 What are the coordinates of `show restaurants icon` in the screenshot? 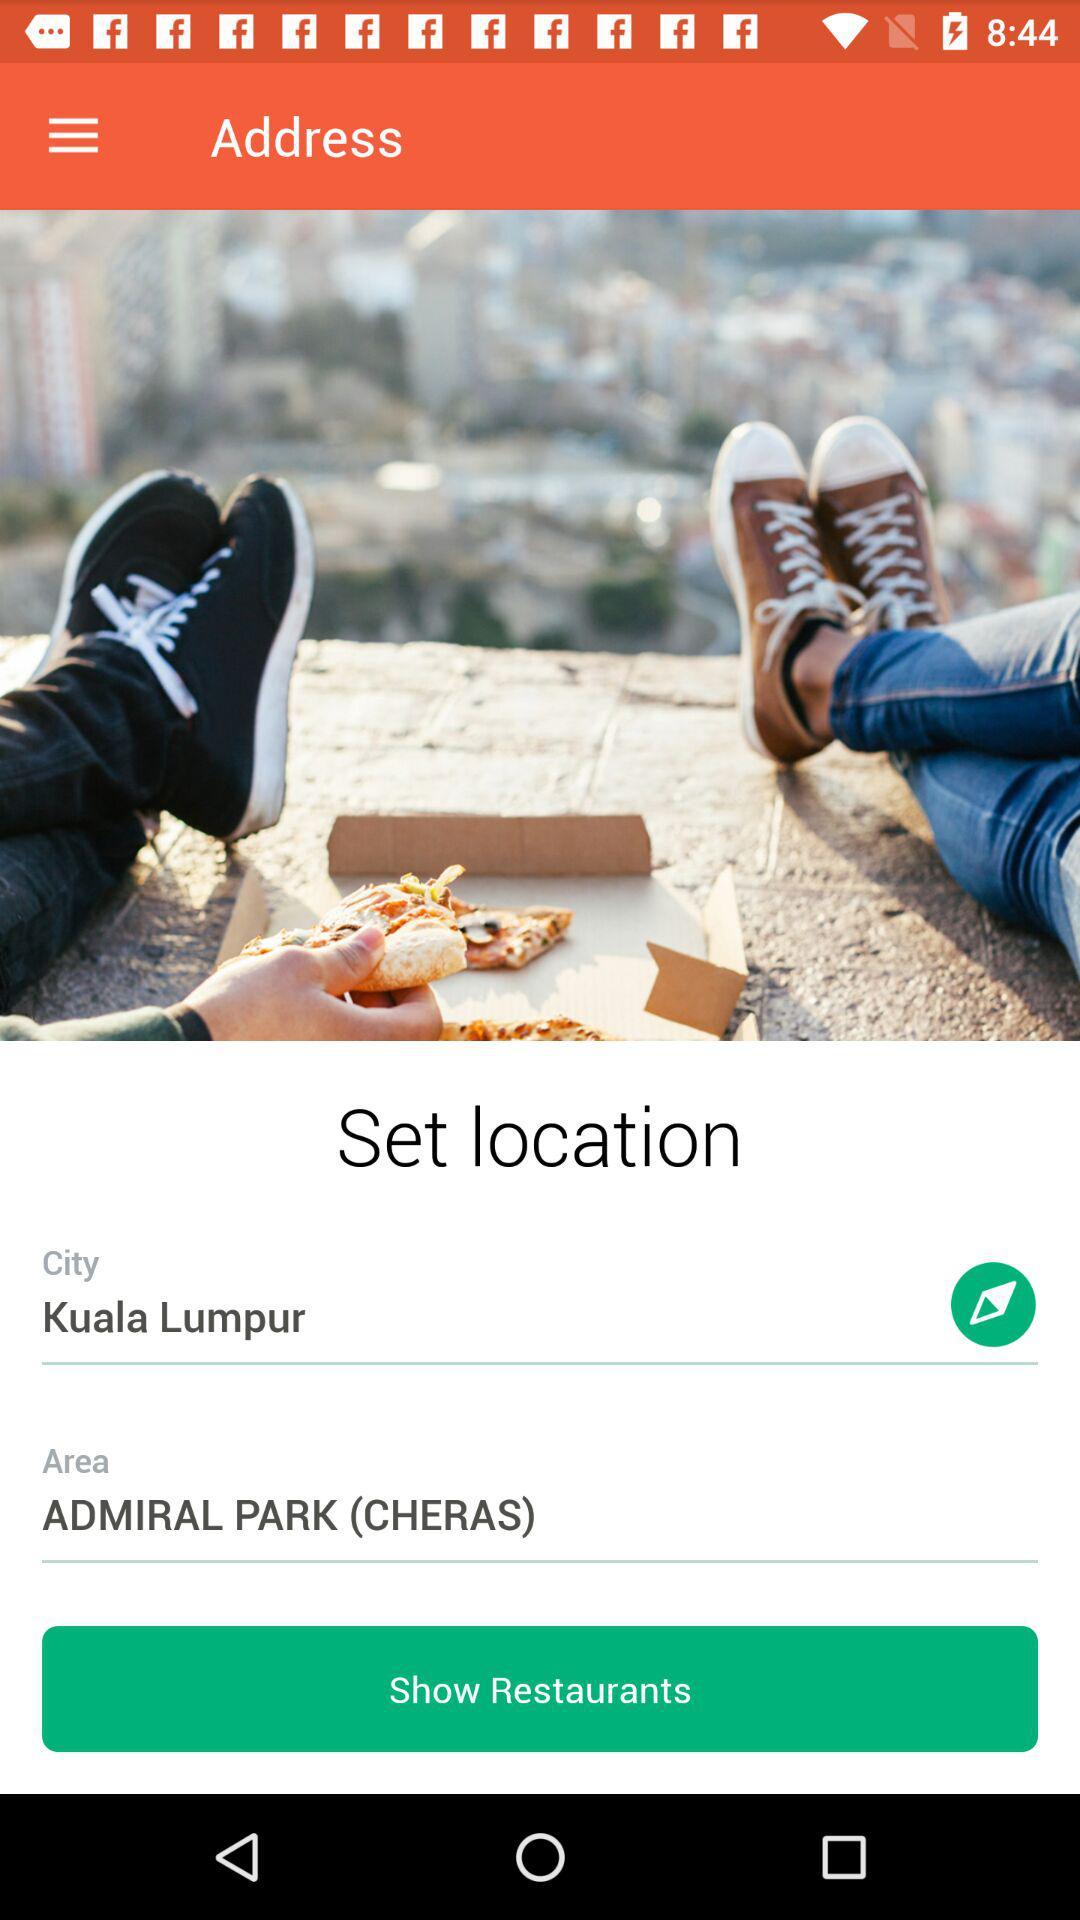 It's located at (540, 1688).